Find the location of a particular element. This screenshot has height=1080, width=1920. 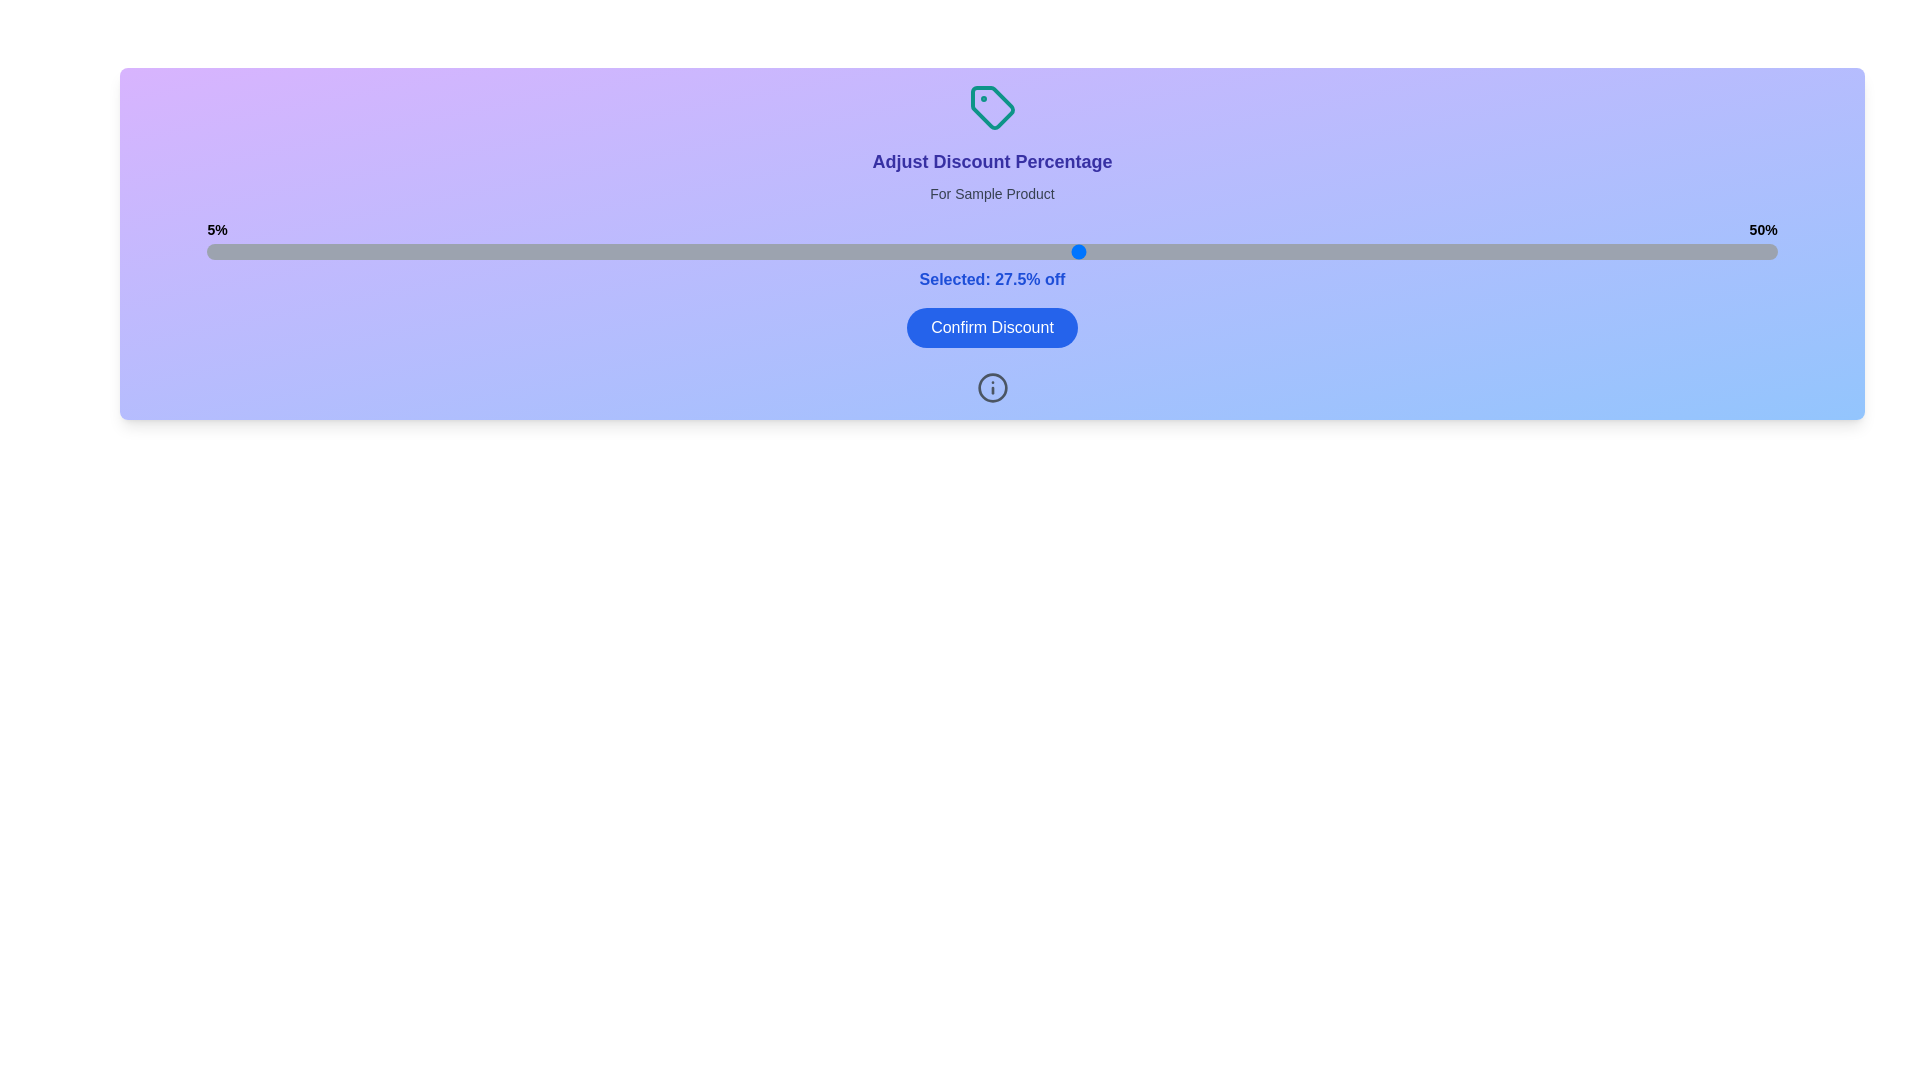

the discount percentage is located at coordinates (415, 250).